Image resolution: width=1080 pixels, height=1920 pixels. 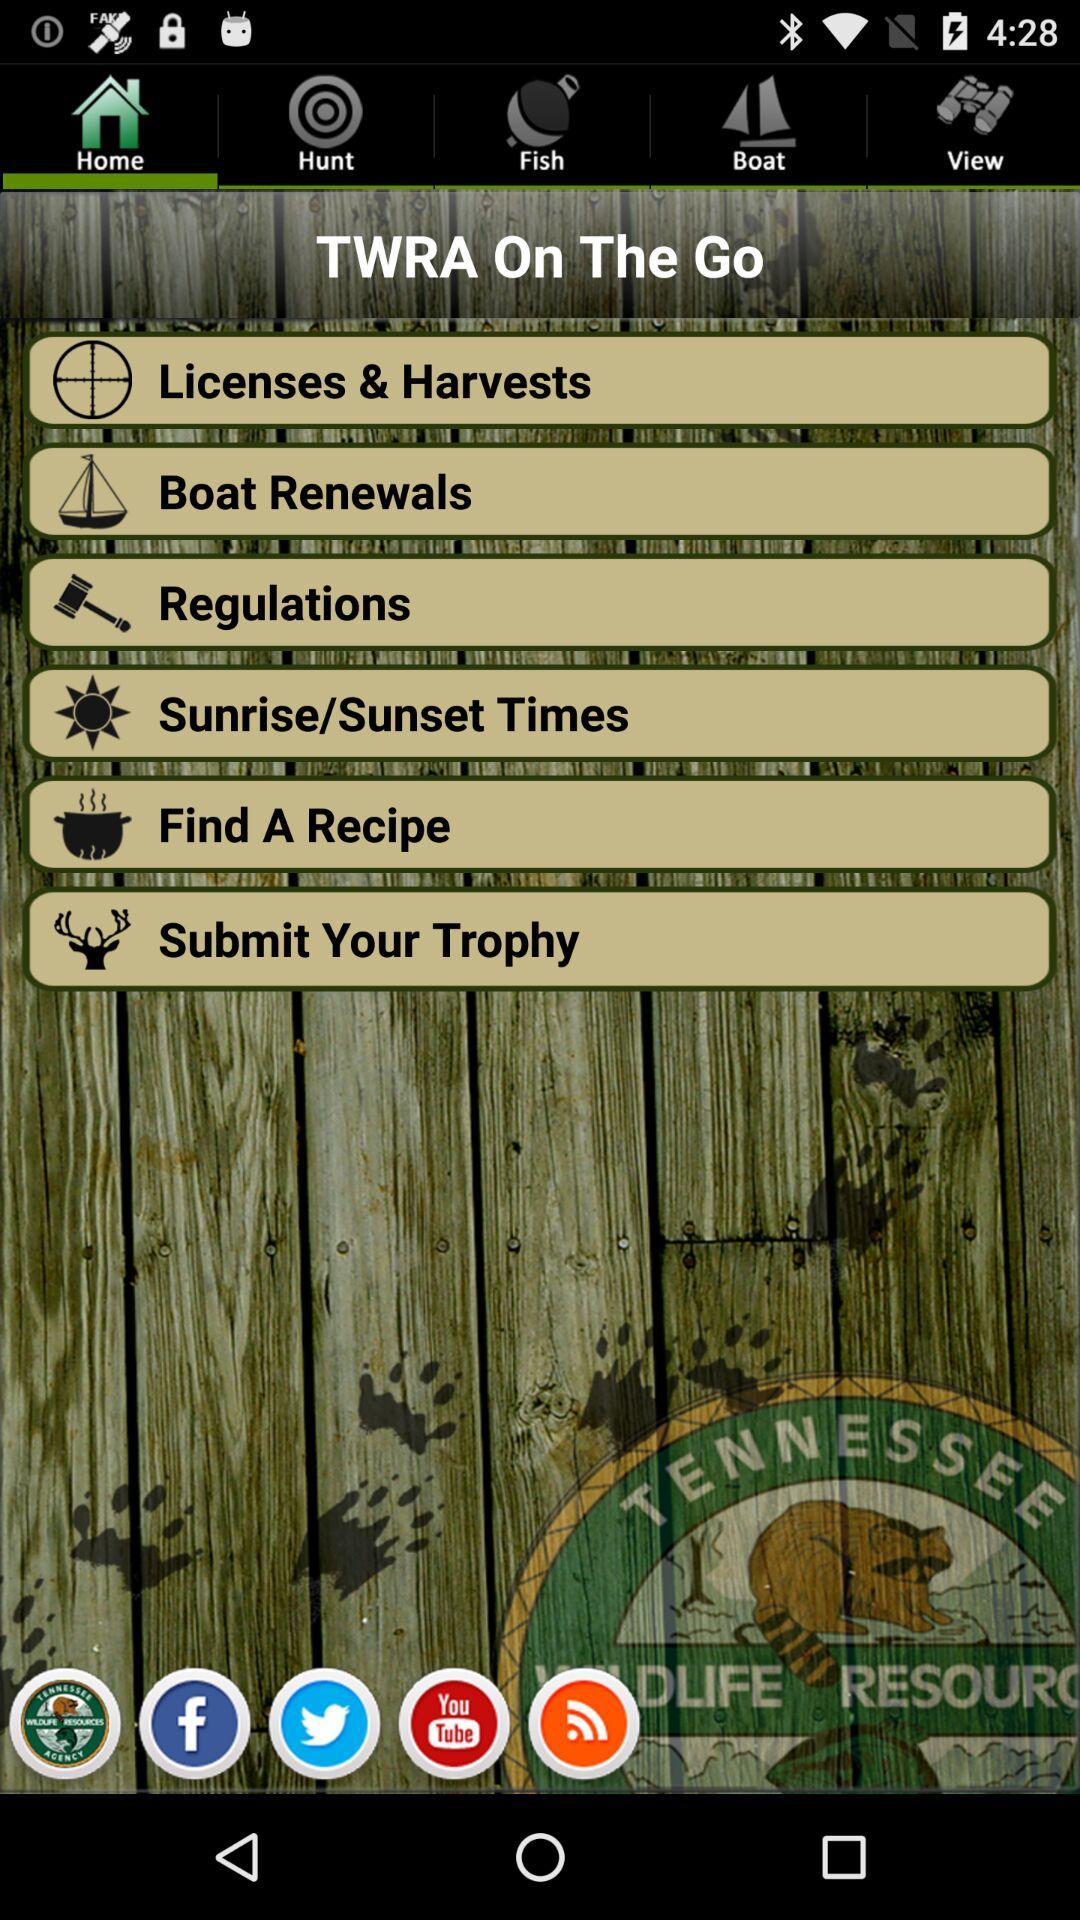 I want to click on the item below the submit your trophy item, so click(x=583, y=1728).